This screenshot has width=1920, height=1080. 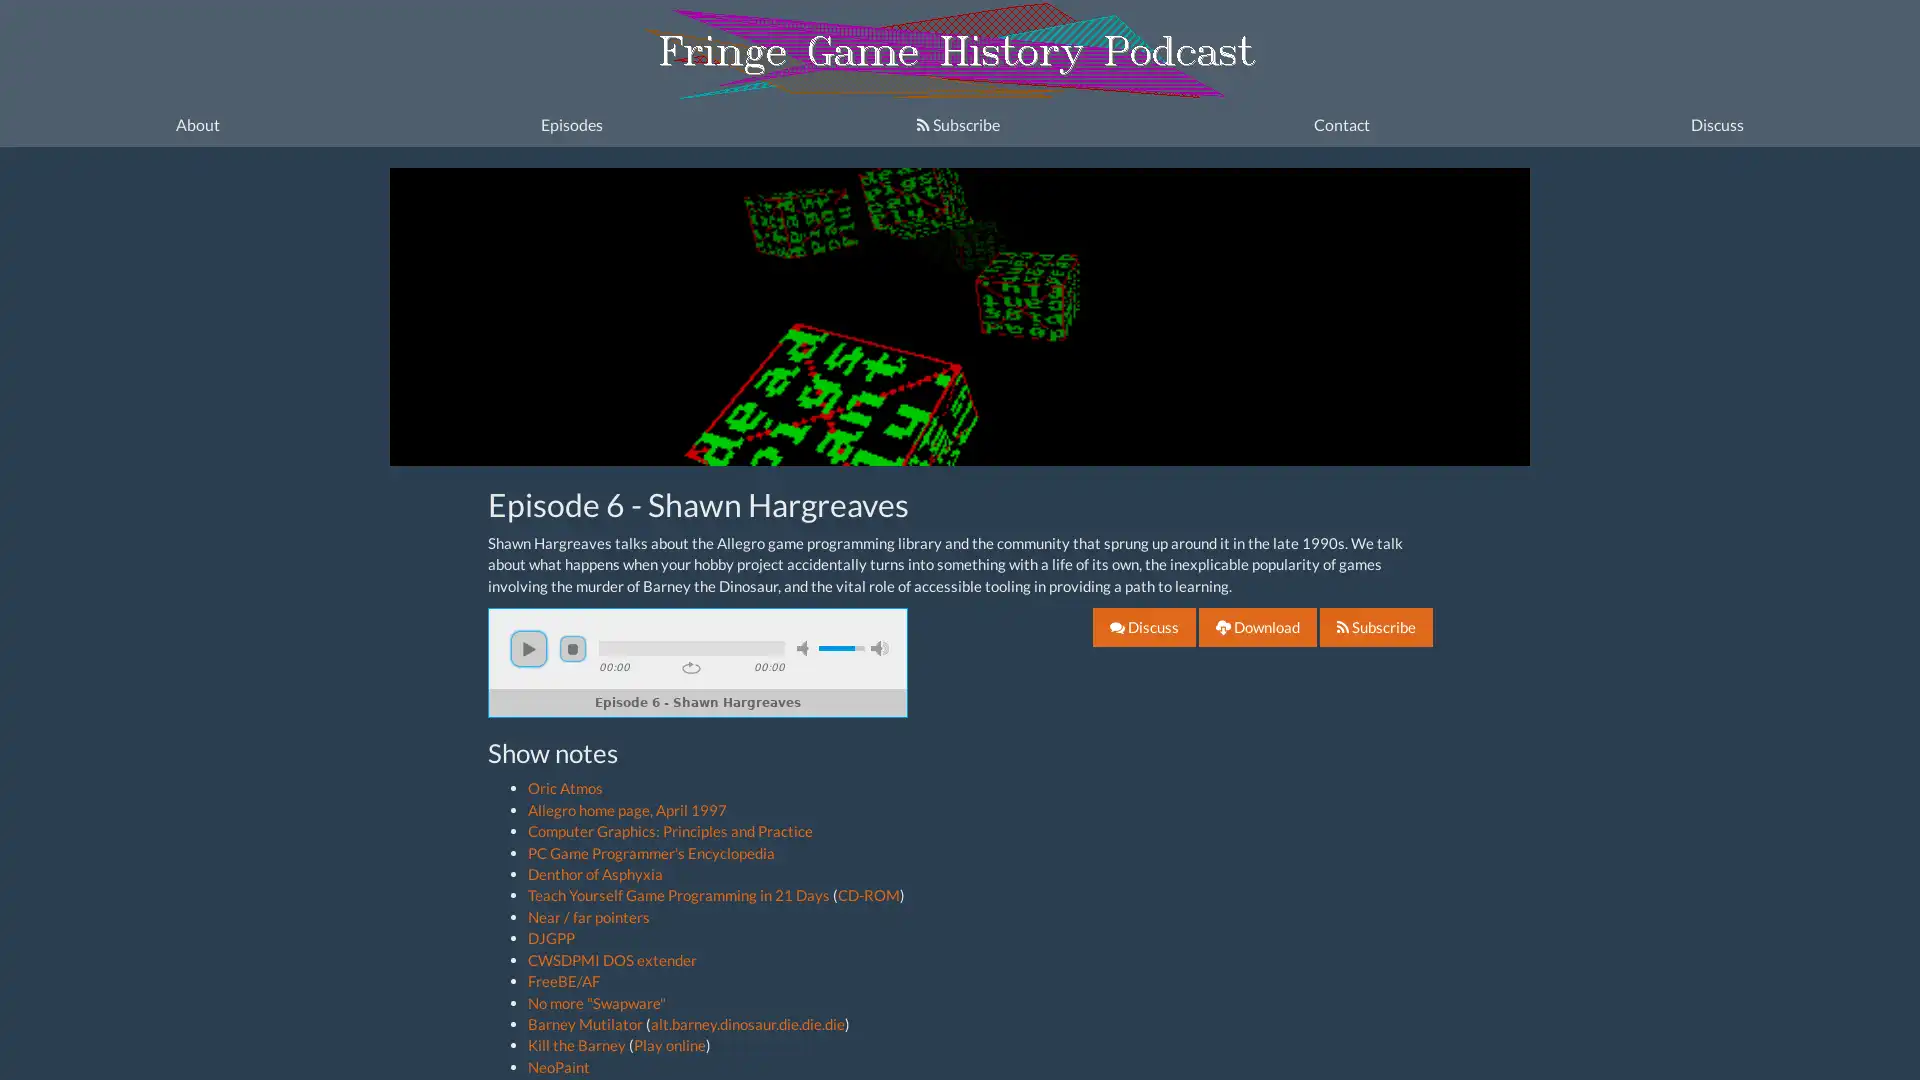 What do you see at coordinates (878, 647) in the screenshot?
I see `max volume` at bounding box center [878, 647].